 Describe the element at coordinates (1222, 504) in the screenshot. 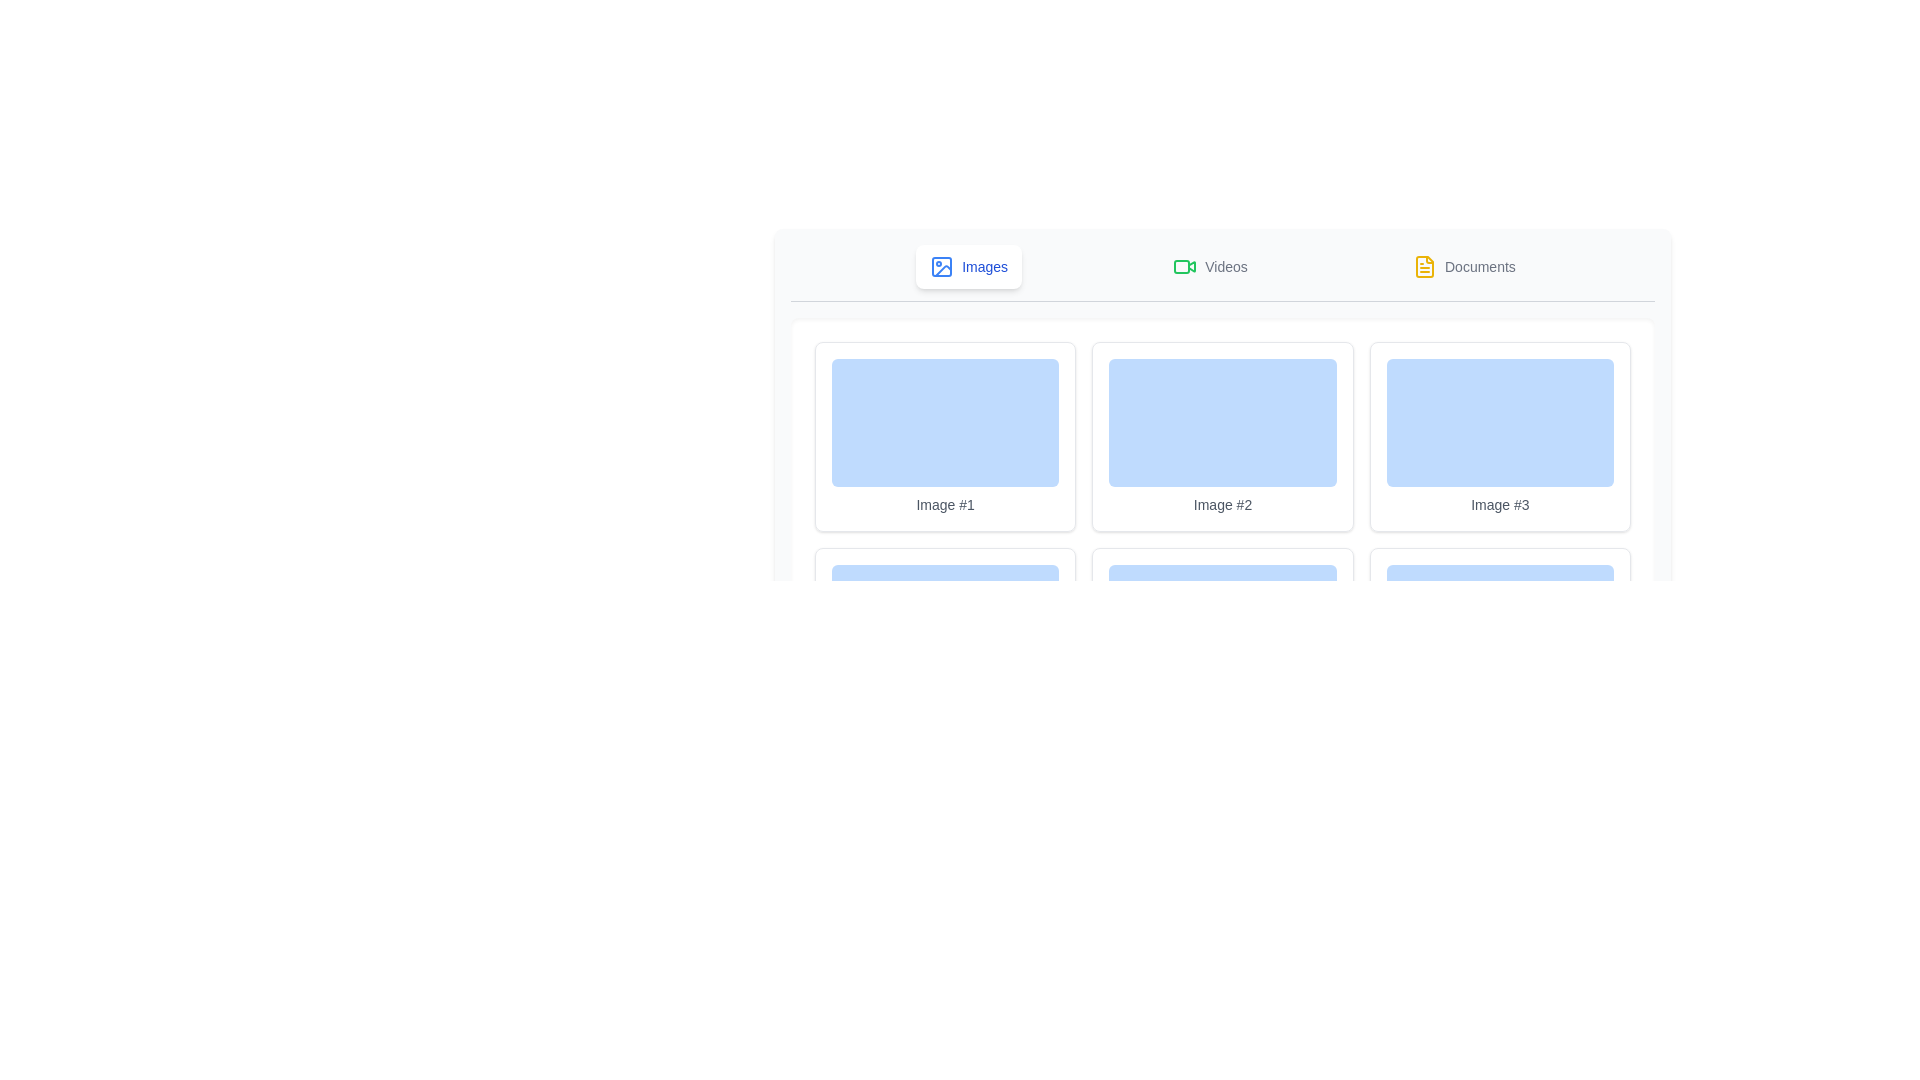

I see `the static text label 'Image #2' that identifies the content of the associated image in the card layout` at that location.